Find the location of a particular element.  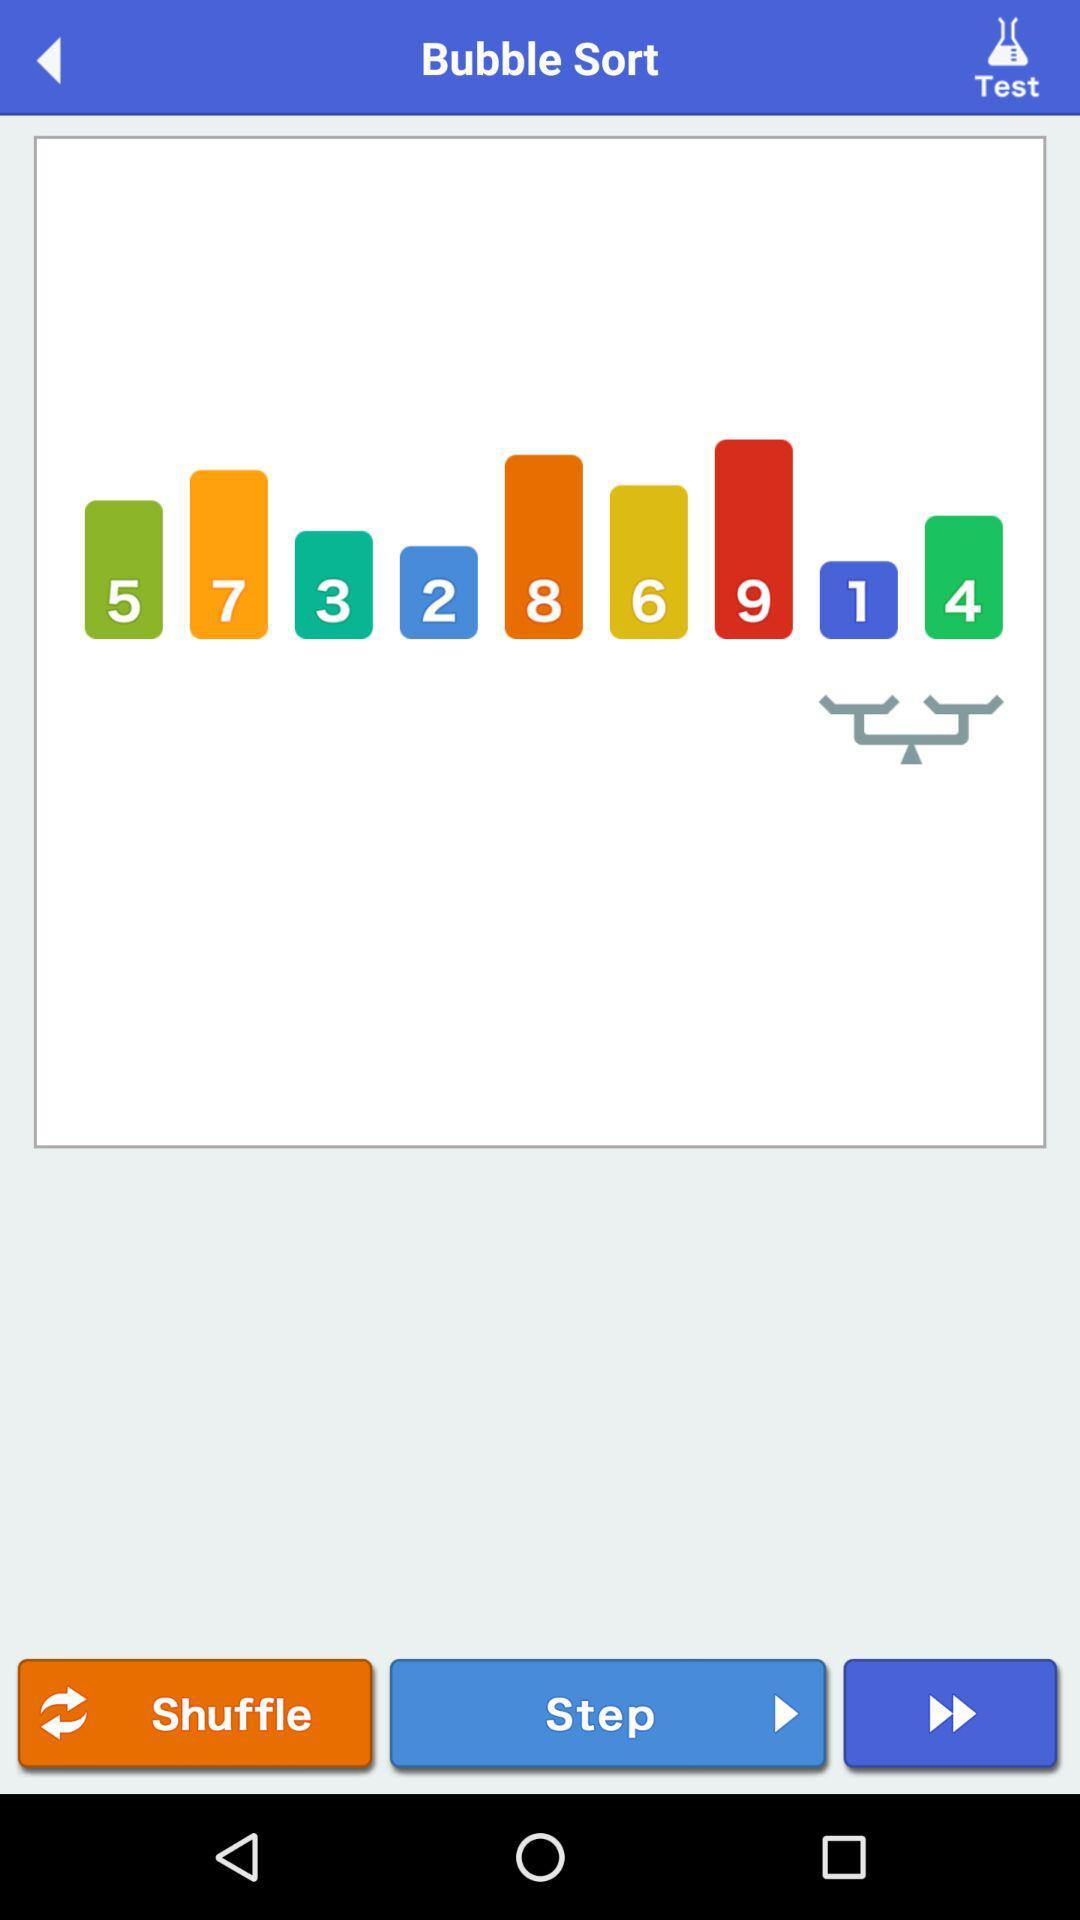

shuffle option is located at coordinates (197, 1716).